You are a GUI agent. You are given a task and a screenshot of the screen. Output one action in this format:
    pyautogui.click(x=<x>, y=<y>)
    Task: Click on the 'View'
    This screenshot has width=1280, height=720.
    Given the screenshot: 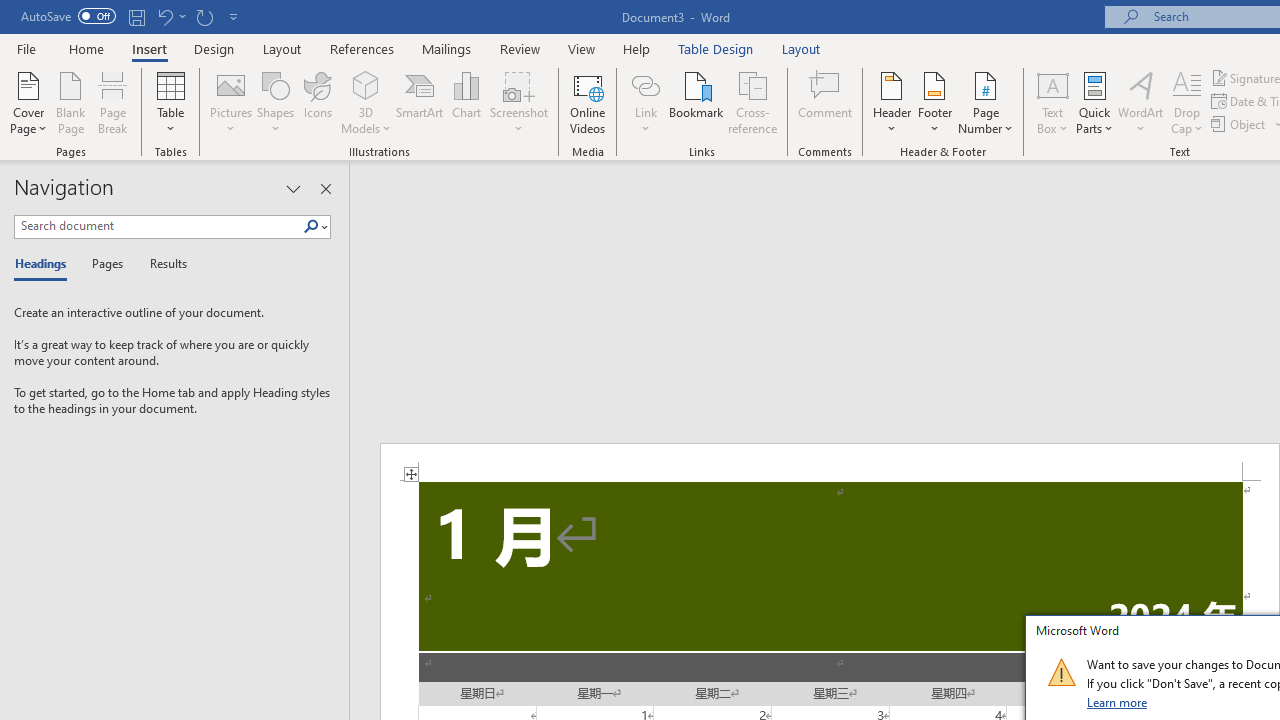 What is the action you would take?
    pyautogui.click(x=581, y=48)
    